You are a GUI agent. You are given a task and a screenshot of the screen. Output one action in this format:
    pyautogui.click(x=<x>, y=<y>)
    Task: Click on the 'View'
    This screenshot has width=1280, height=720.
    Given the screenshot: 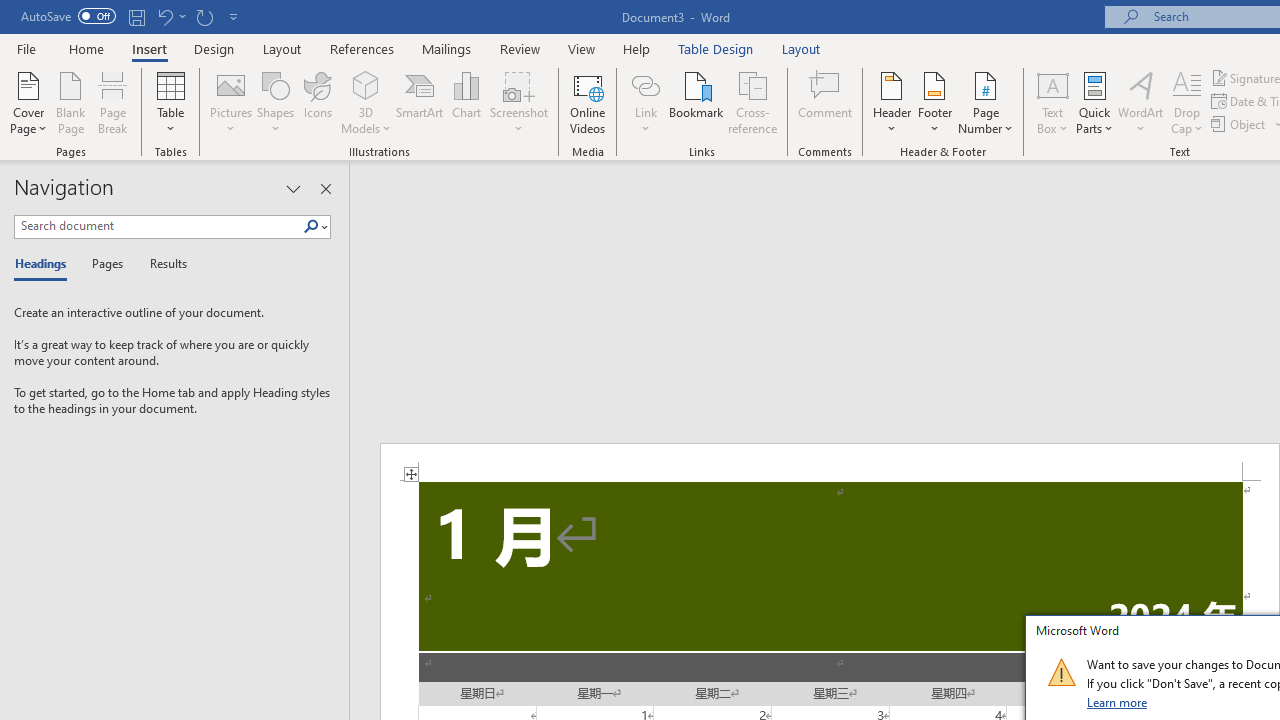 What is the action you would take?
    pyautogui.click(x=581, y=48)
    